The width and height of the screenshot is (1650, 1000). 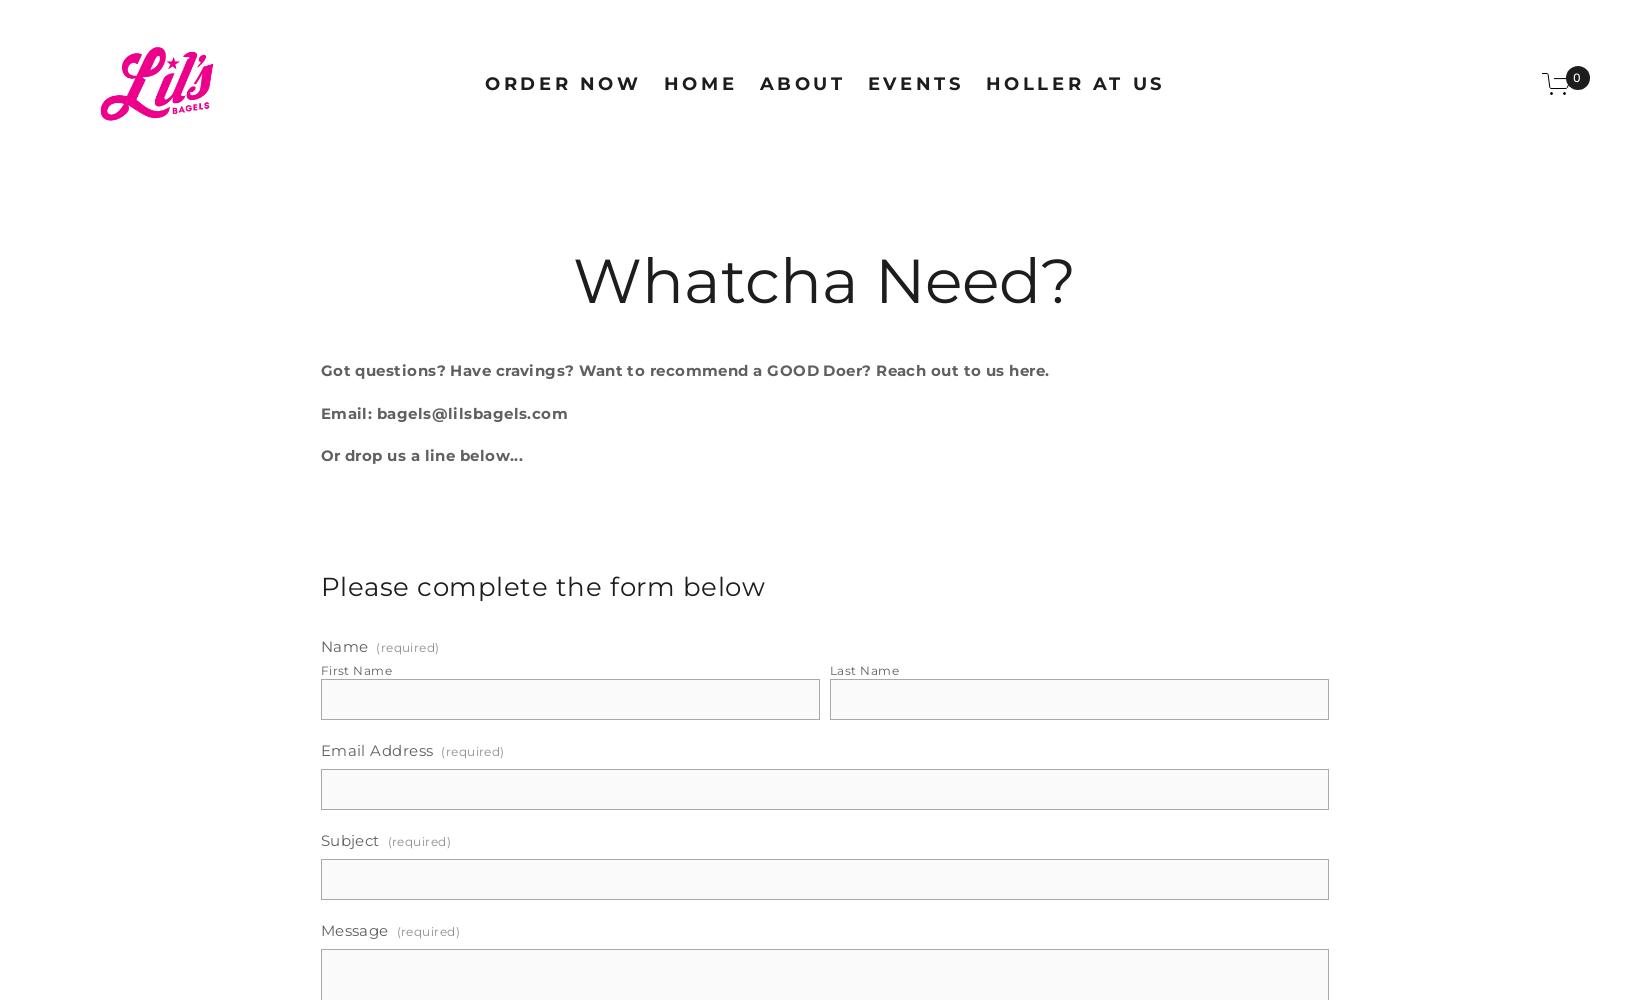 What do you see at coordinates (420, 454) in the screenshot?
I see `'Or drop us a line below...'` at bounding box center [420, 454].